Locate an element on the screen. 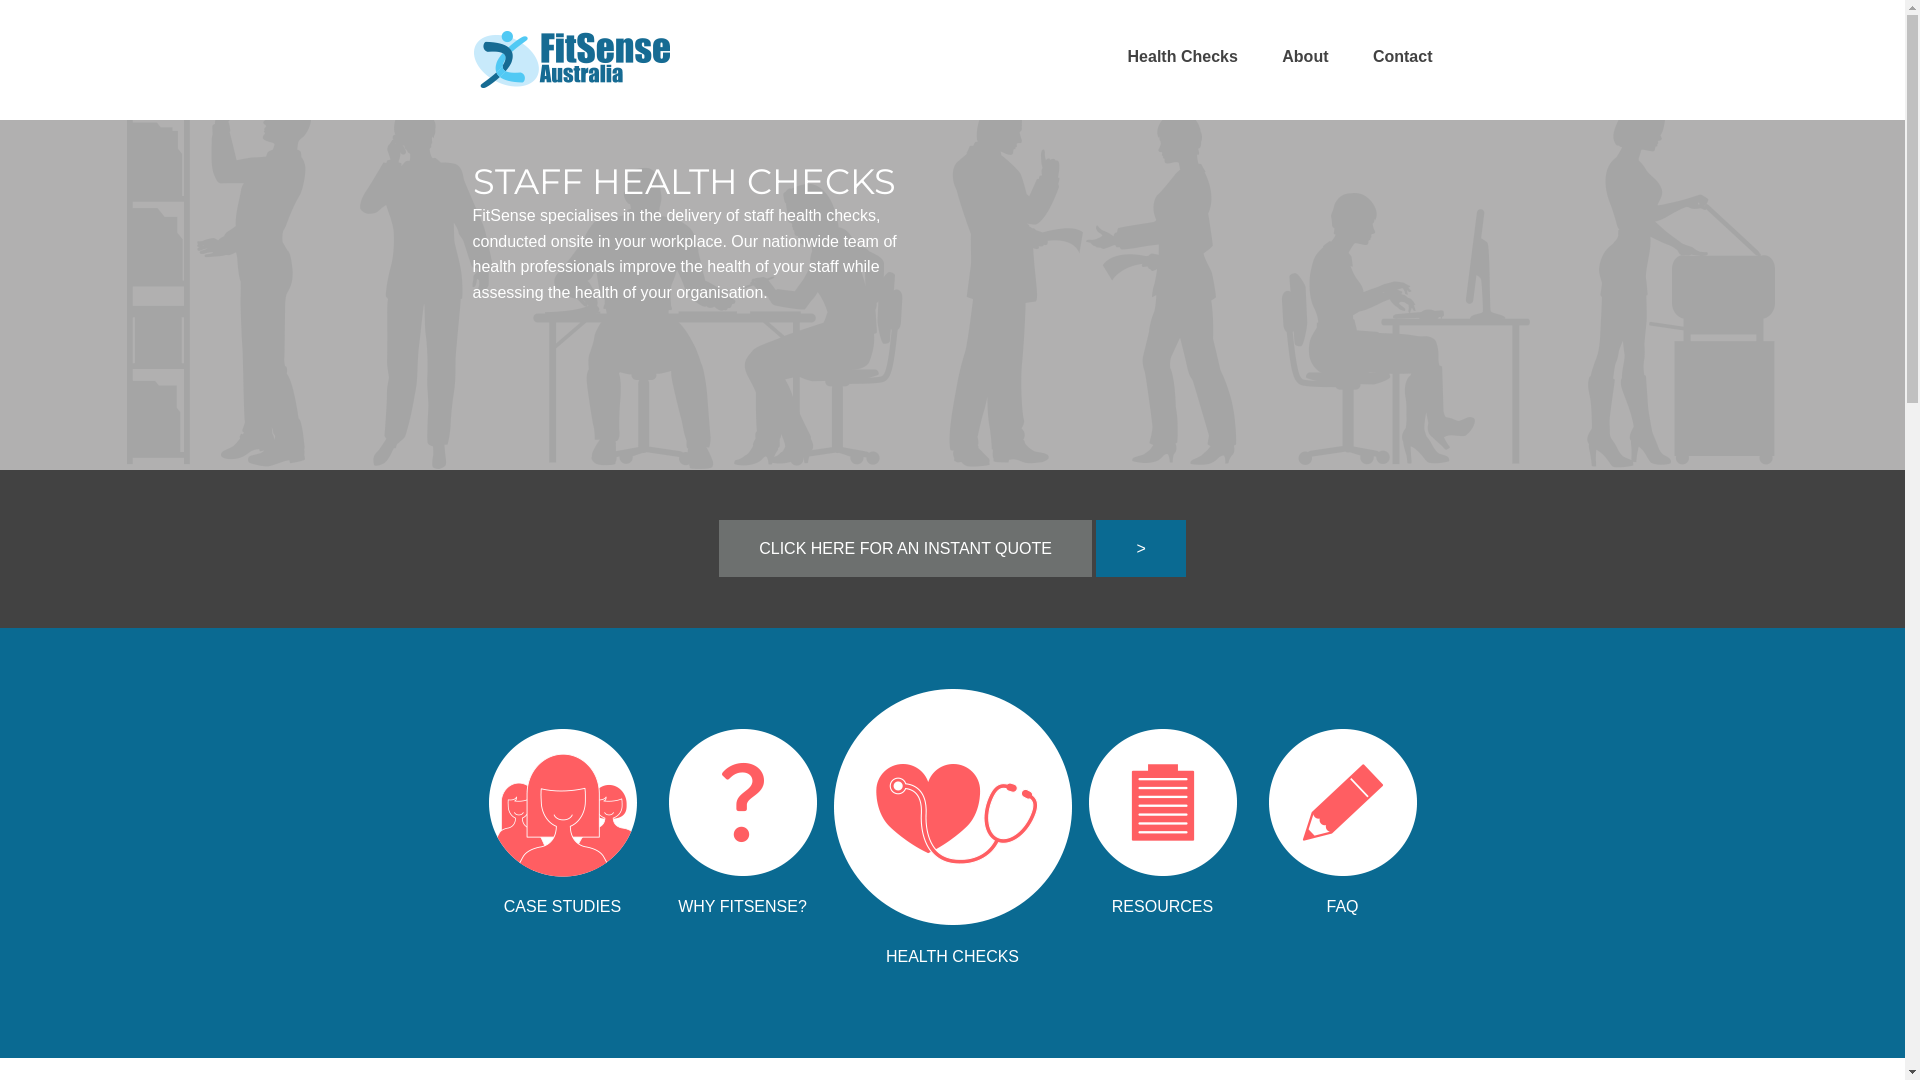  'CLICK HERE FOR AN INSTANT QUOTE' is located at coordinates (904, 548).